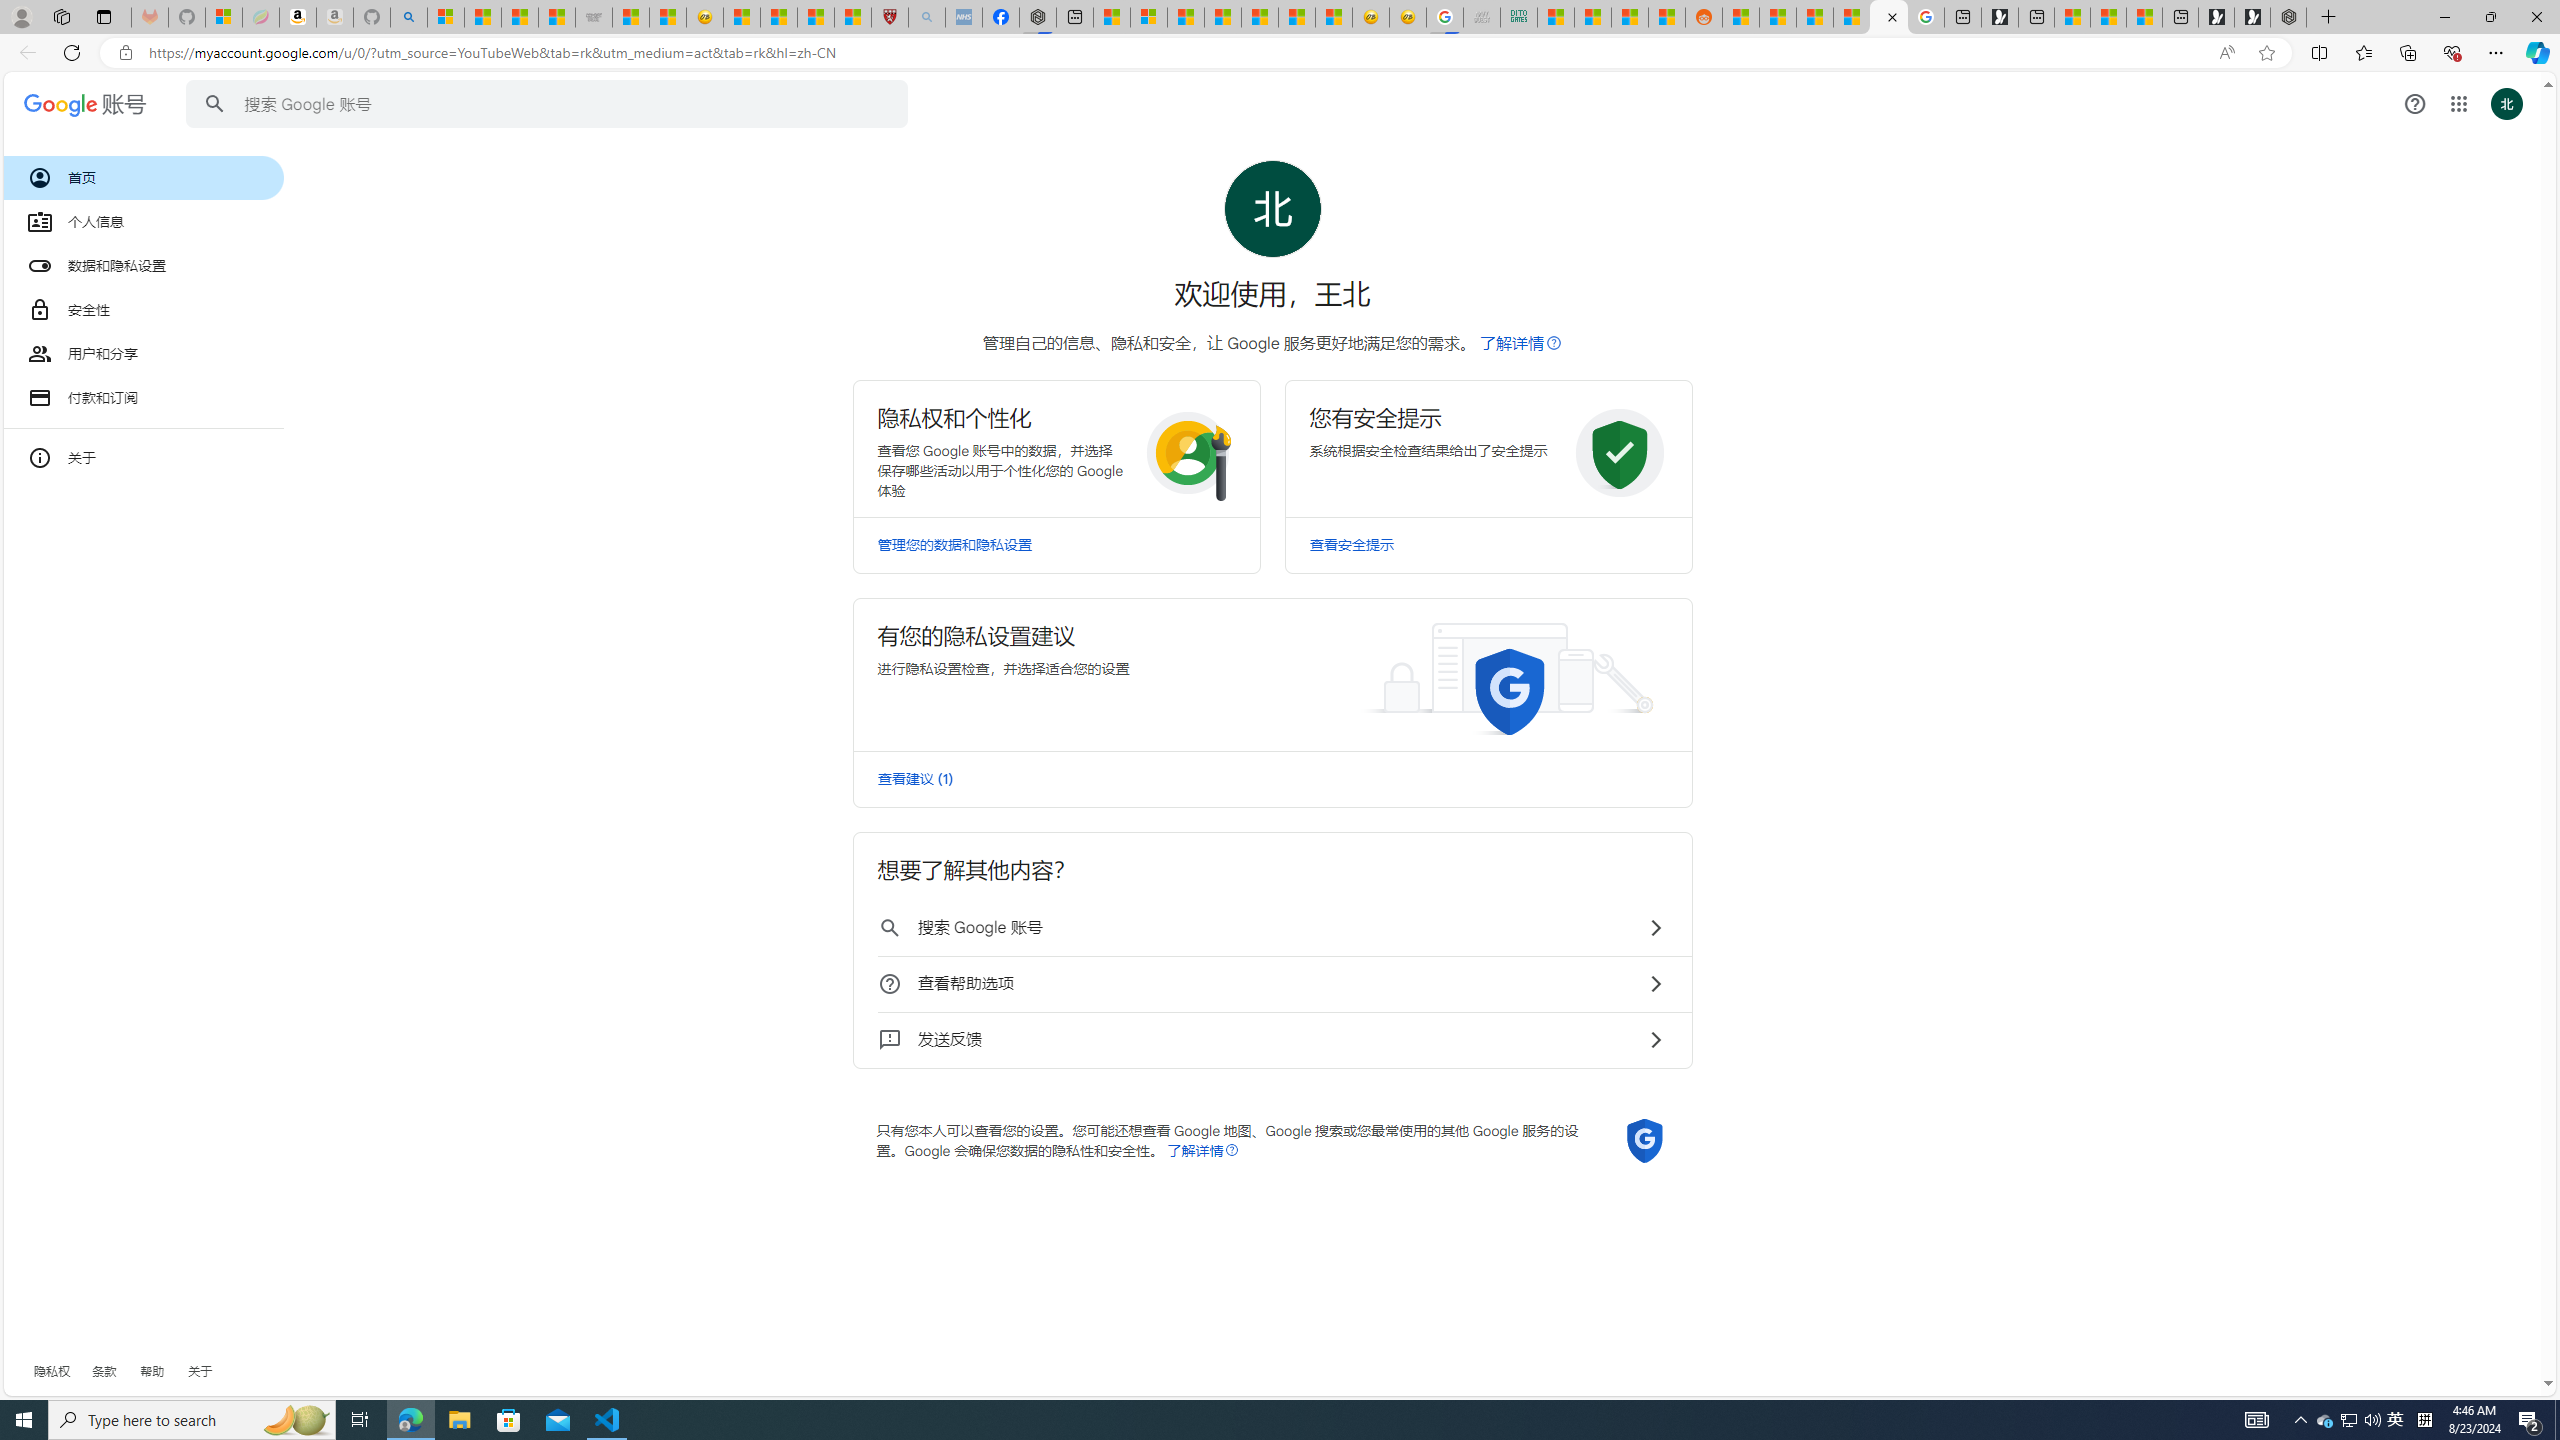 The height and width of the screenshot is (1440, 2560). What do you see at coordinates (592, 16) in the screenshot?
I see `'Combat Siege'` at bounding box center [592, 16].